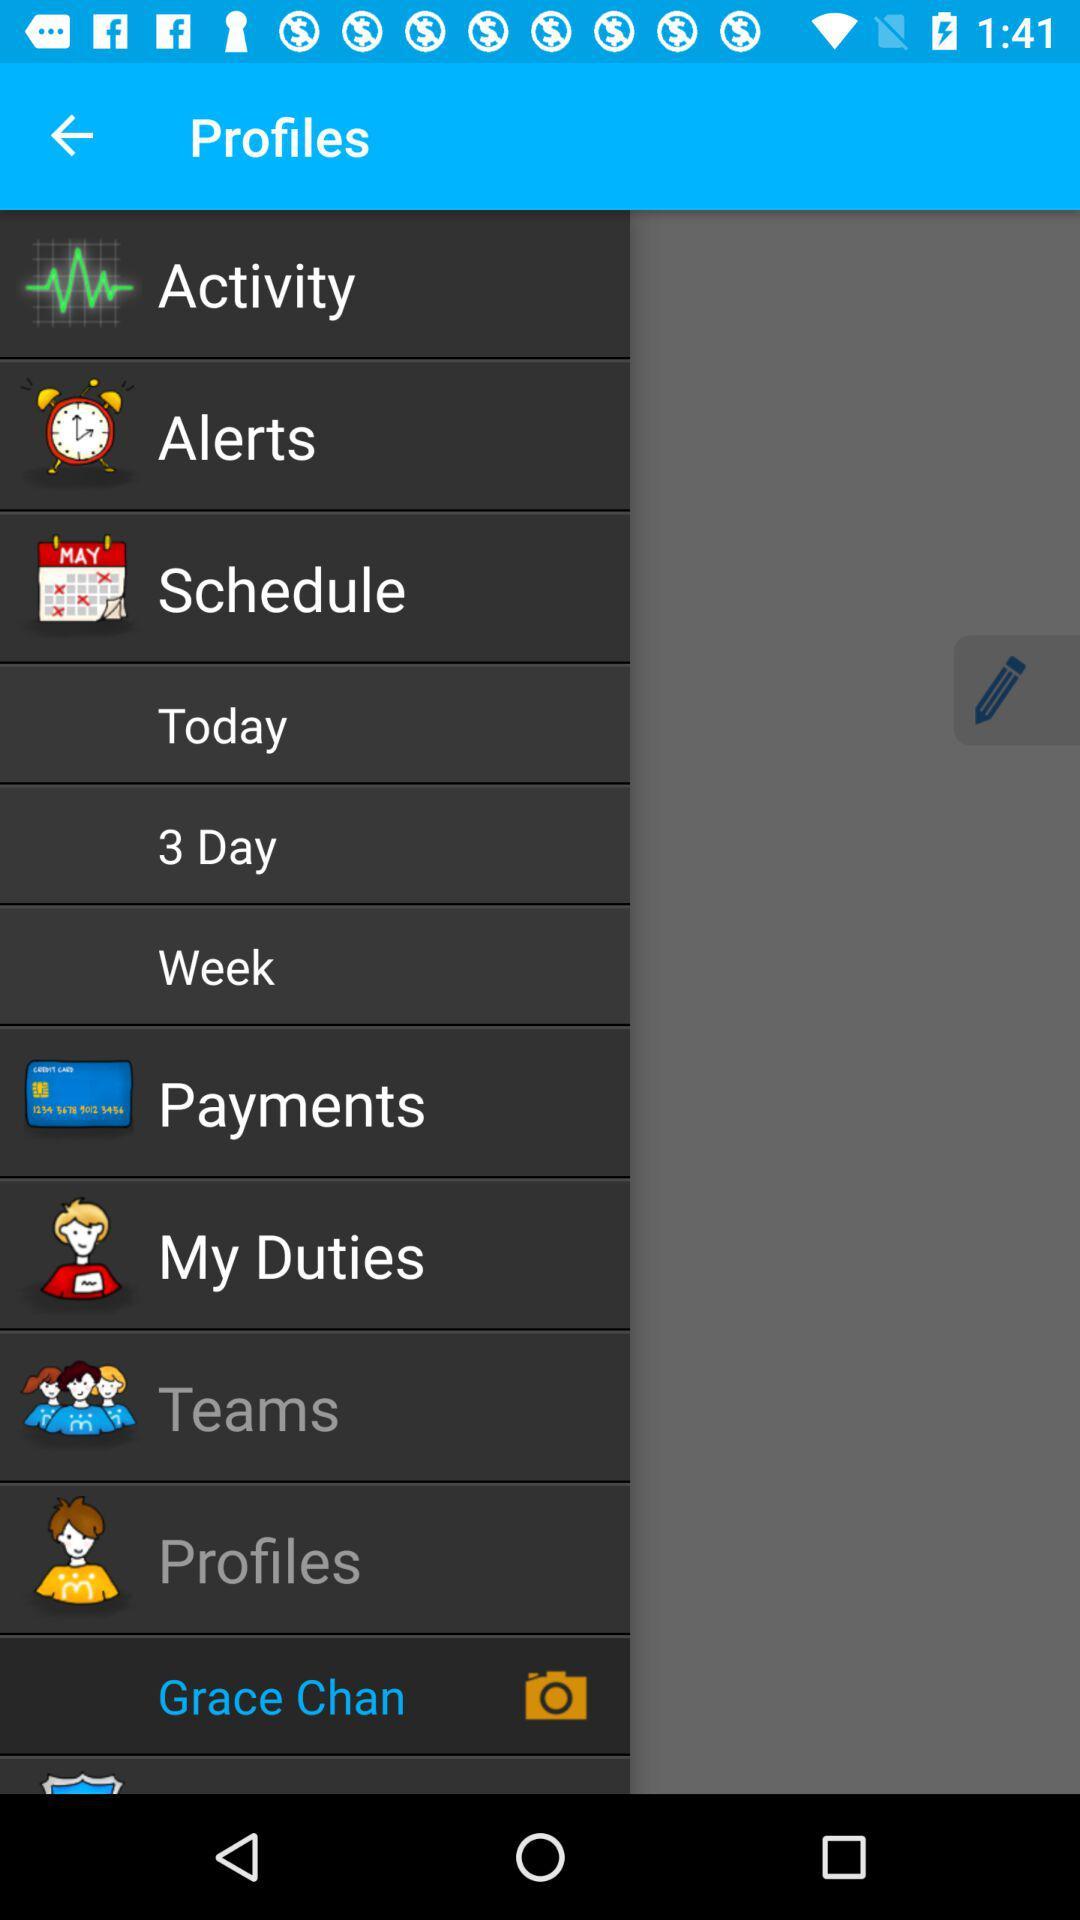  I want to click on tap the icon just left to the activity, so click(77, 282).